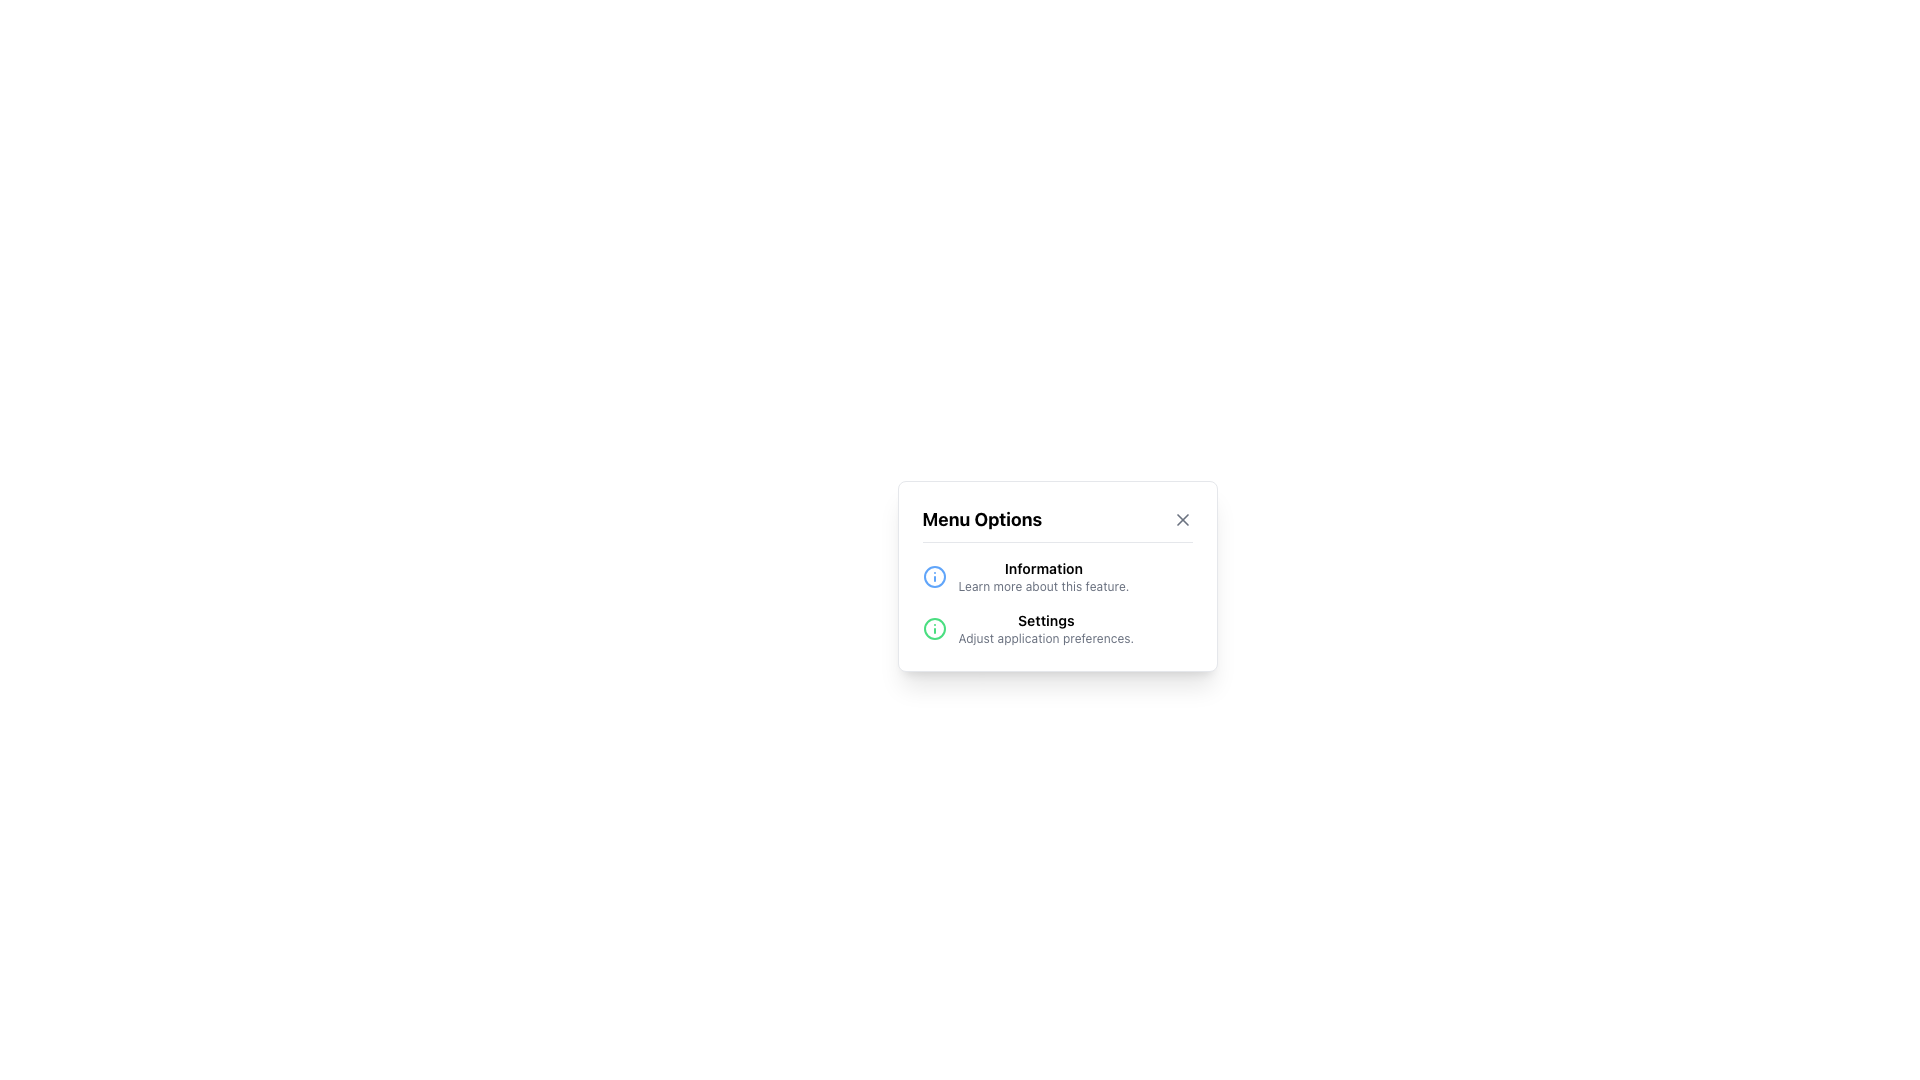  What do you see at coordinates (1056, 576) in the screenshot?
I see `the Informational Text Block in the 'Menu Options' modal` at bounding box center [1056, 576].